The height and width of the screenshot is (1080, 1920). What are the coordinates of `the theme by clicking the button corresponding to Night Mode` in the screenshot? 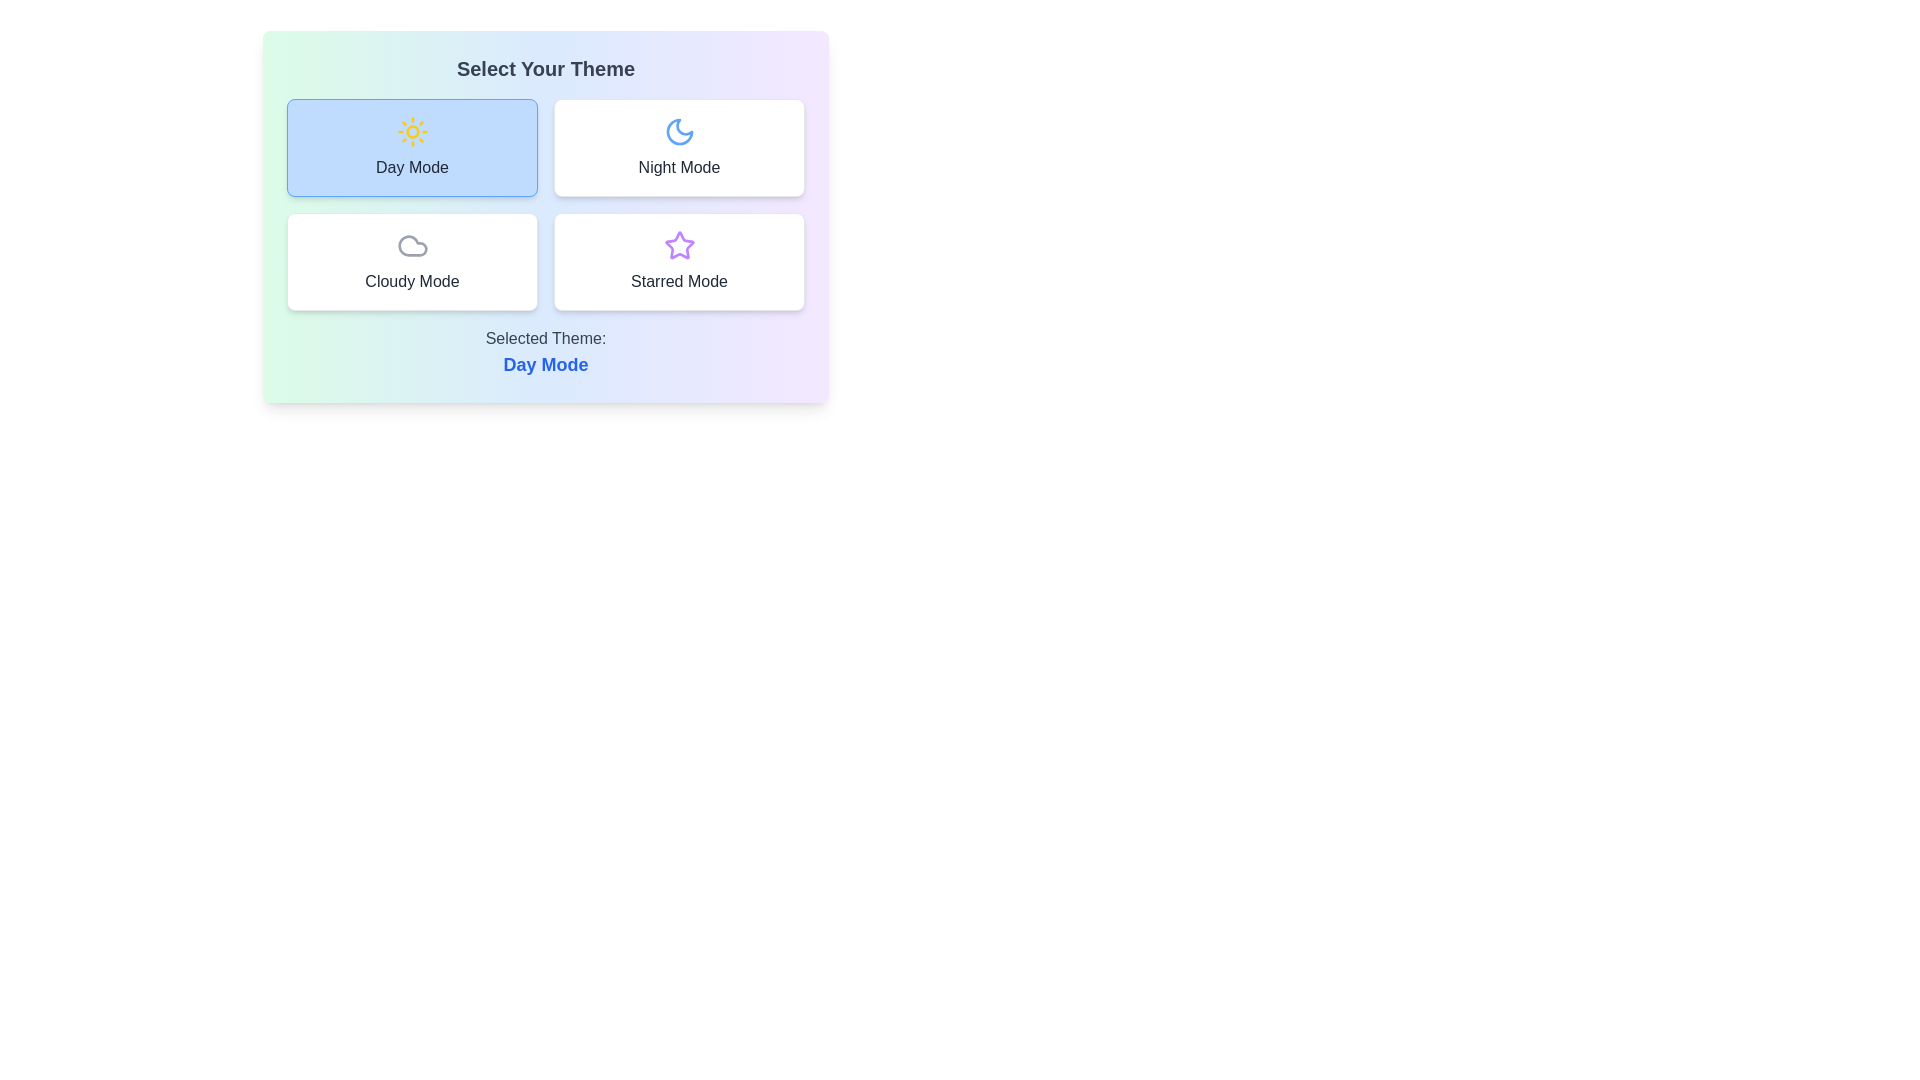 It's located at (679, 146).